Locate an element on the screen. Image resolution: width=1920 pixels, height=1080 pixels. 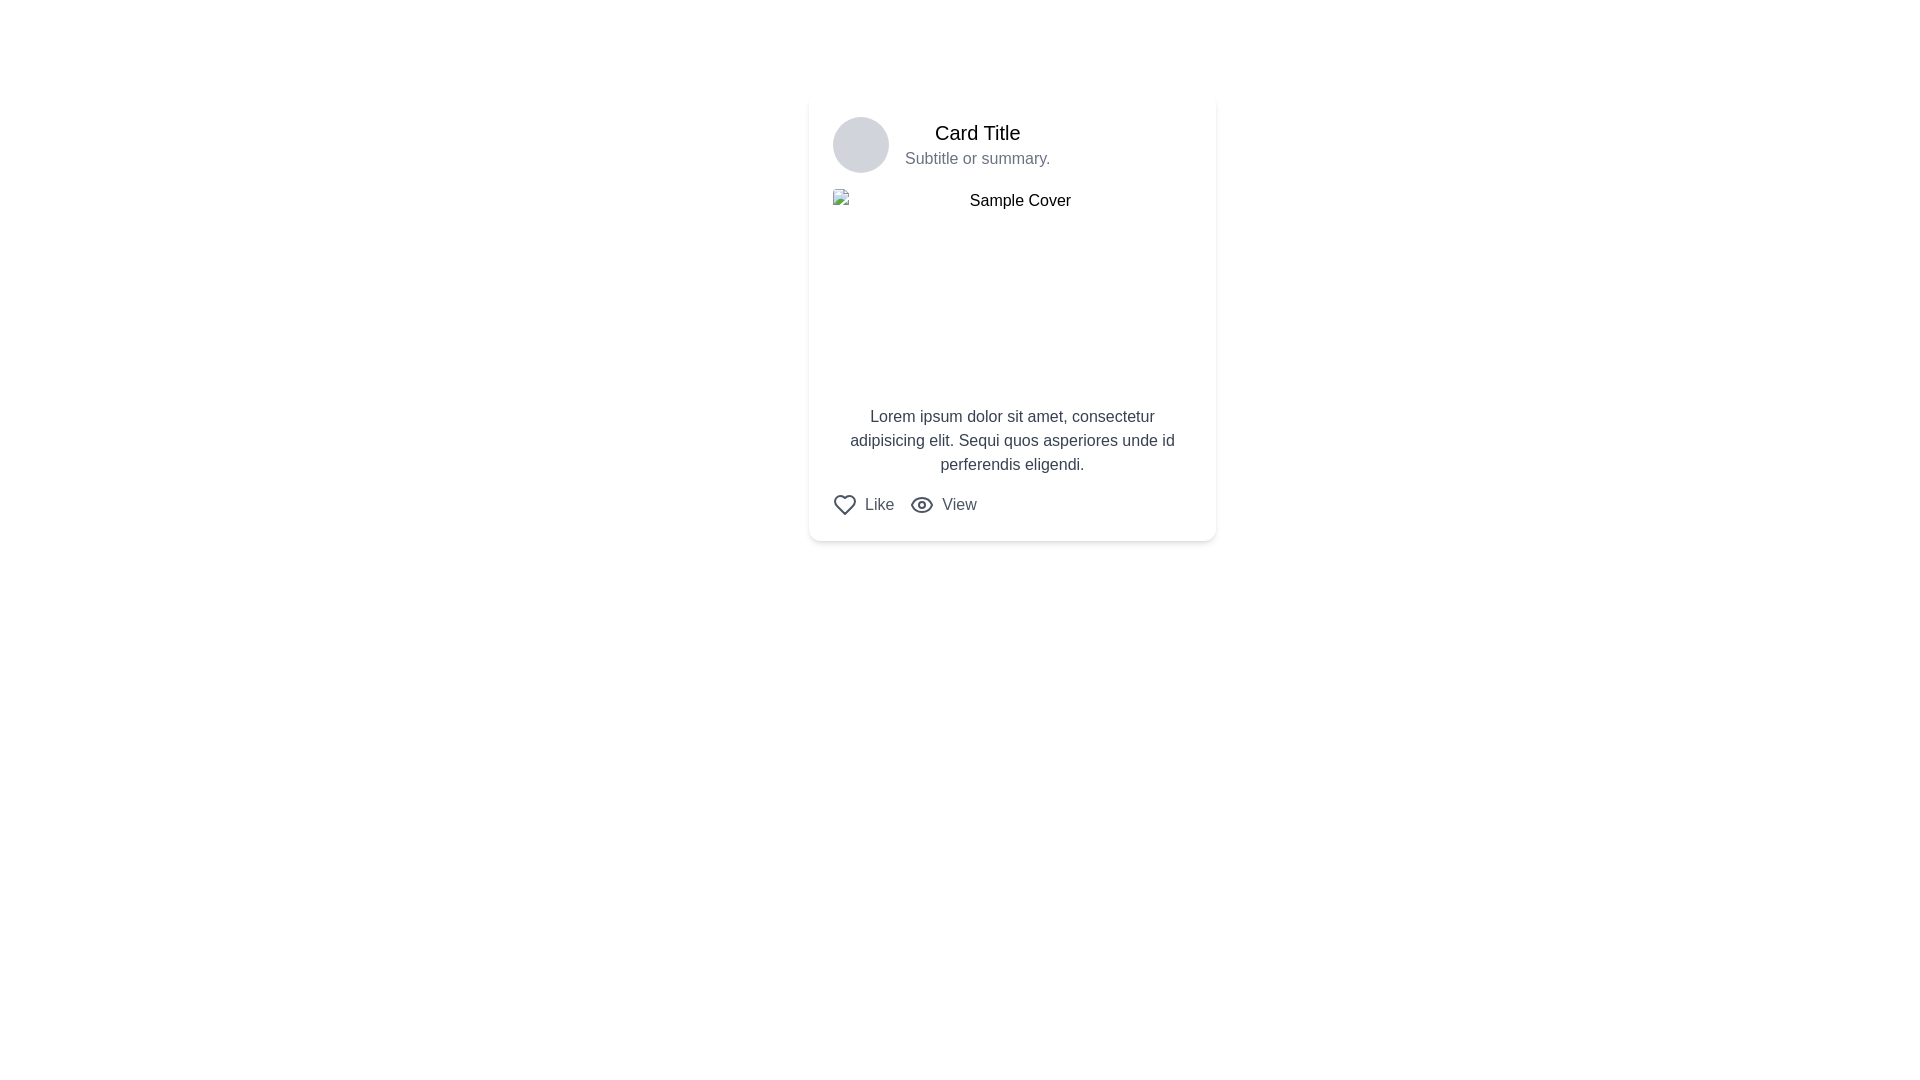
the outer elliptical curve of the eye icon, which is highlighted and located near the 'View' button at the center-bottom of the card is located at coordinates (921, 504).